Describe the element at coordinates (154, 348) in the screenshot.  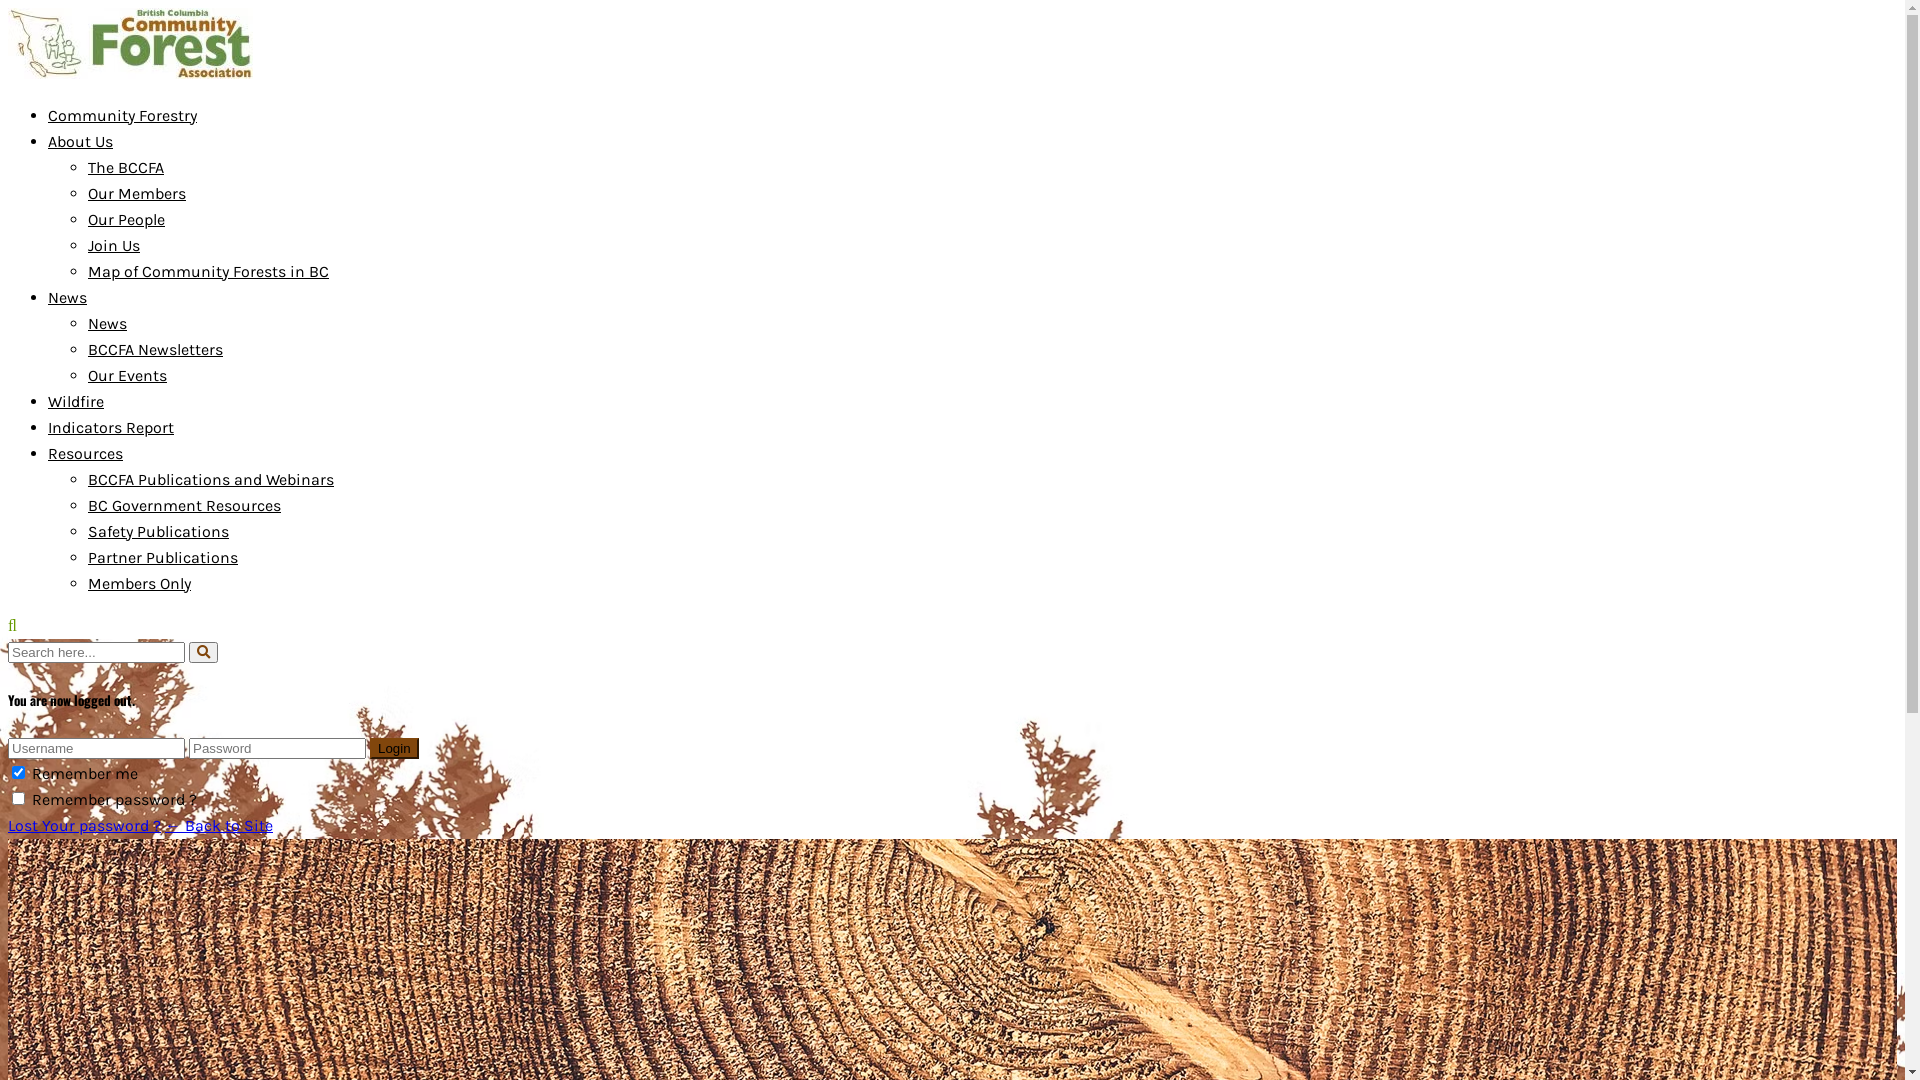
I see `'BCCFA Newsletters'` at that location.